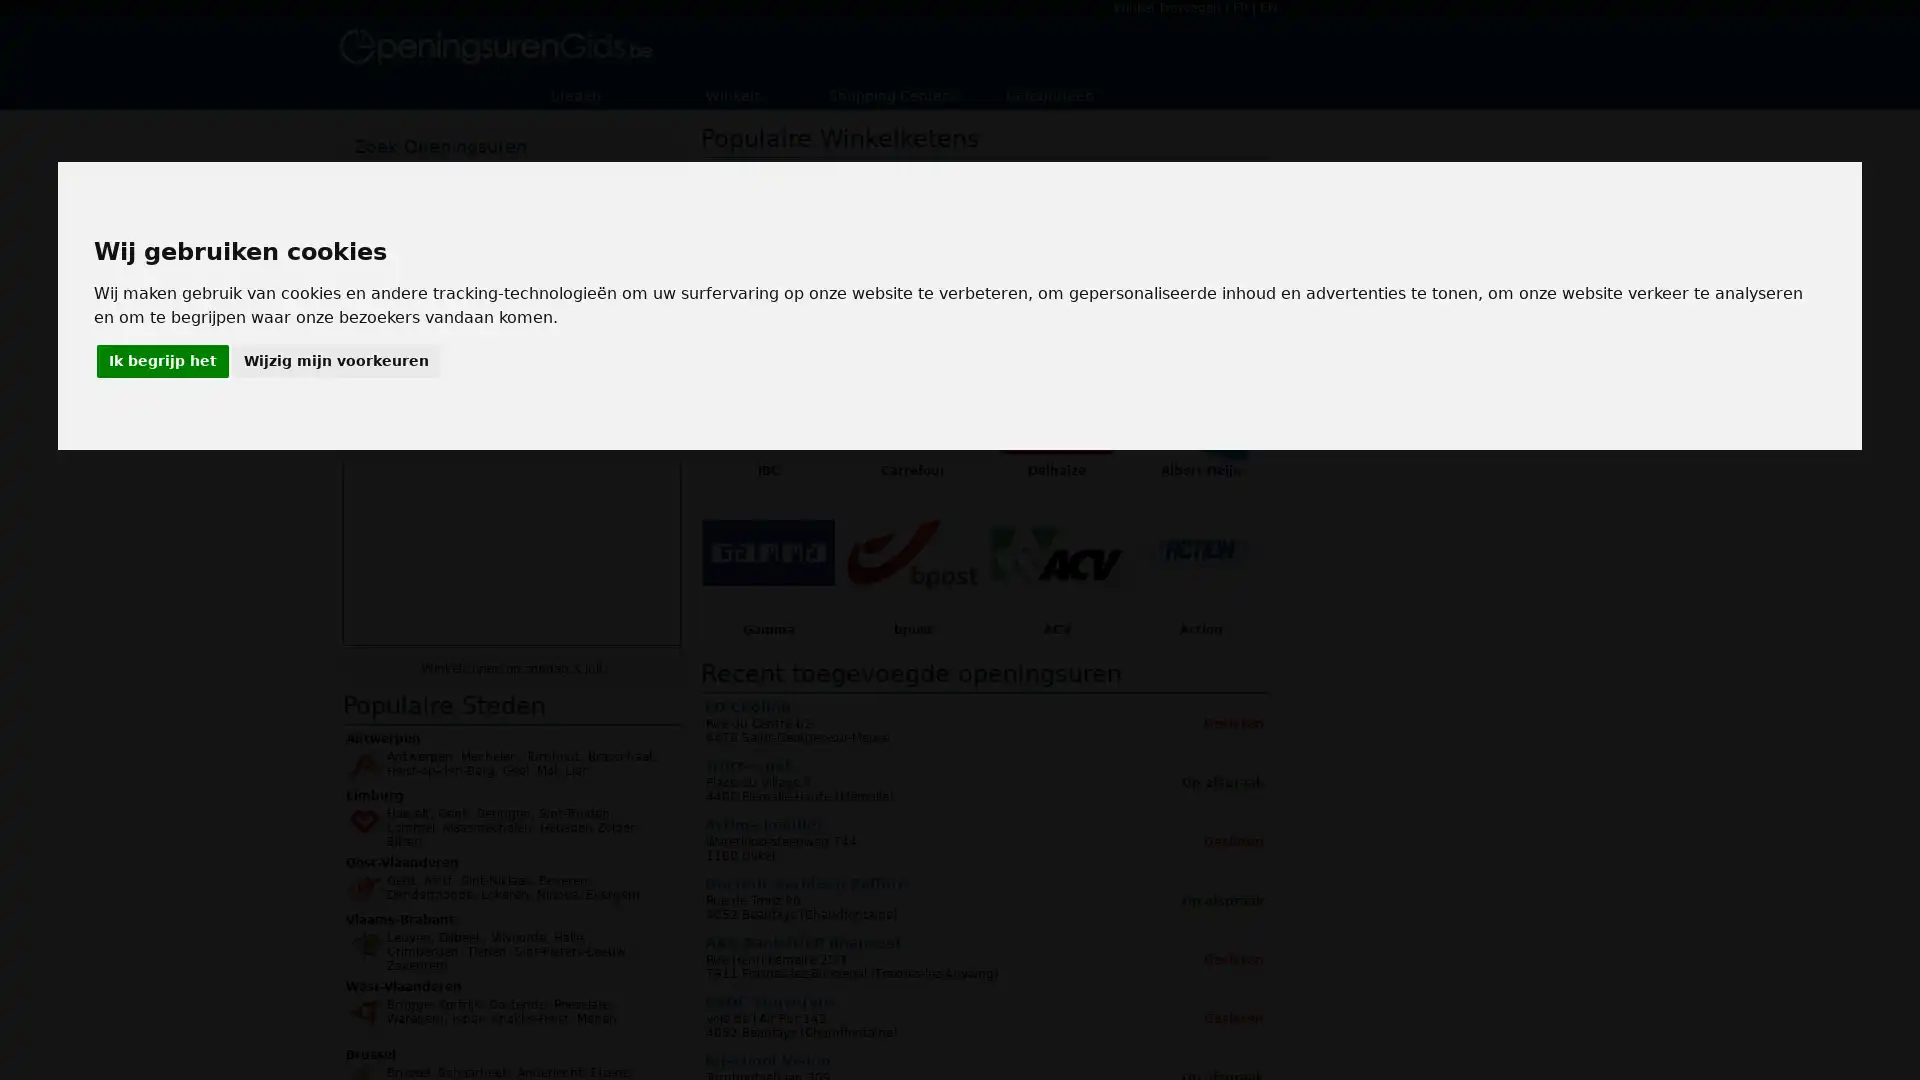 This screenshot has width=1920, height=1080. Describe the element at coordinates (162, 361) in the screenshot. I see `Ik begrijp het` at that location.